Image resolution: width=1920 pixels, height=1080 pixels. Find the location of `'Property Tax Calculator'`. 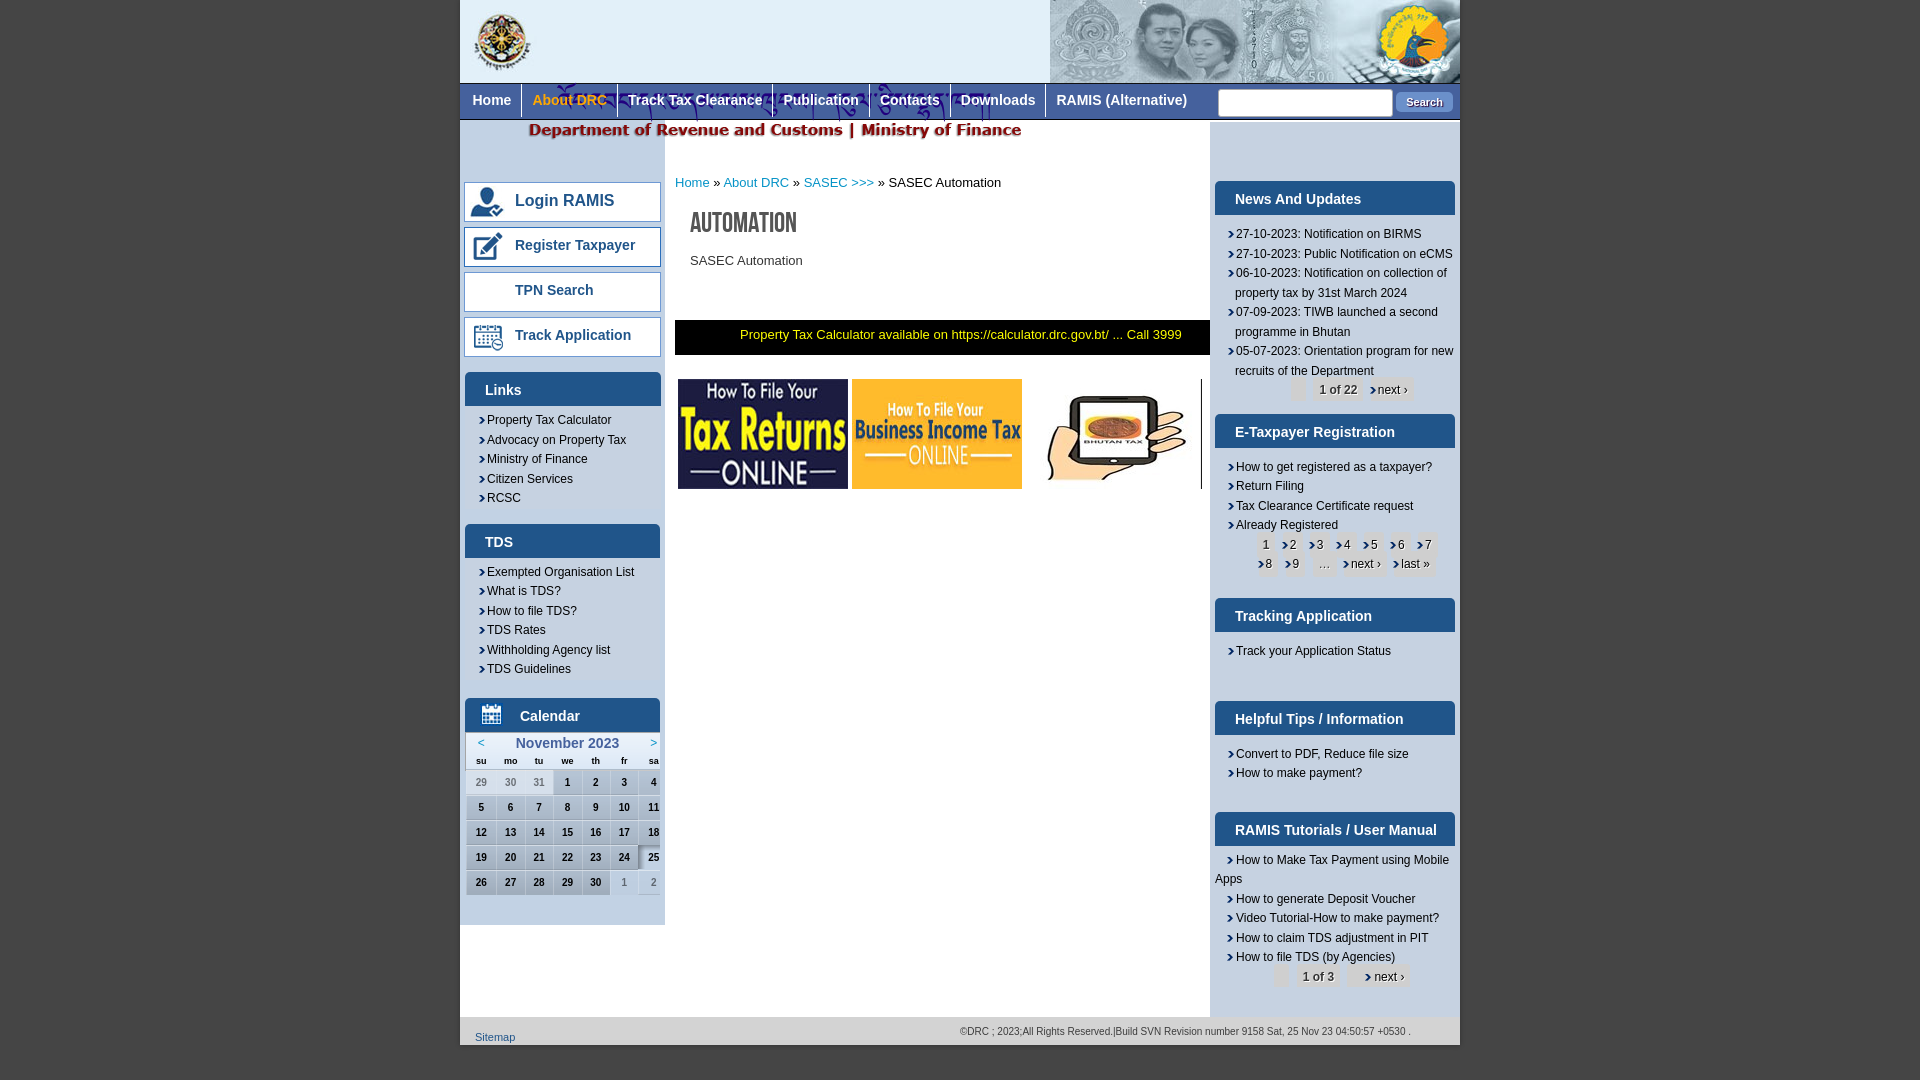

'Property Tax Calculator' is located at coordinates (475, 419).